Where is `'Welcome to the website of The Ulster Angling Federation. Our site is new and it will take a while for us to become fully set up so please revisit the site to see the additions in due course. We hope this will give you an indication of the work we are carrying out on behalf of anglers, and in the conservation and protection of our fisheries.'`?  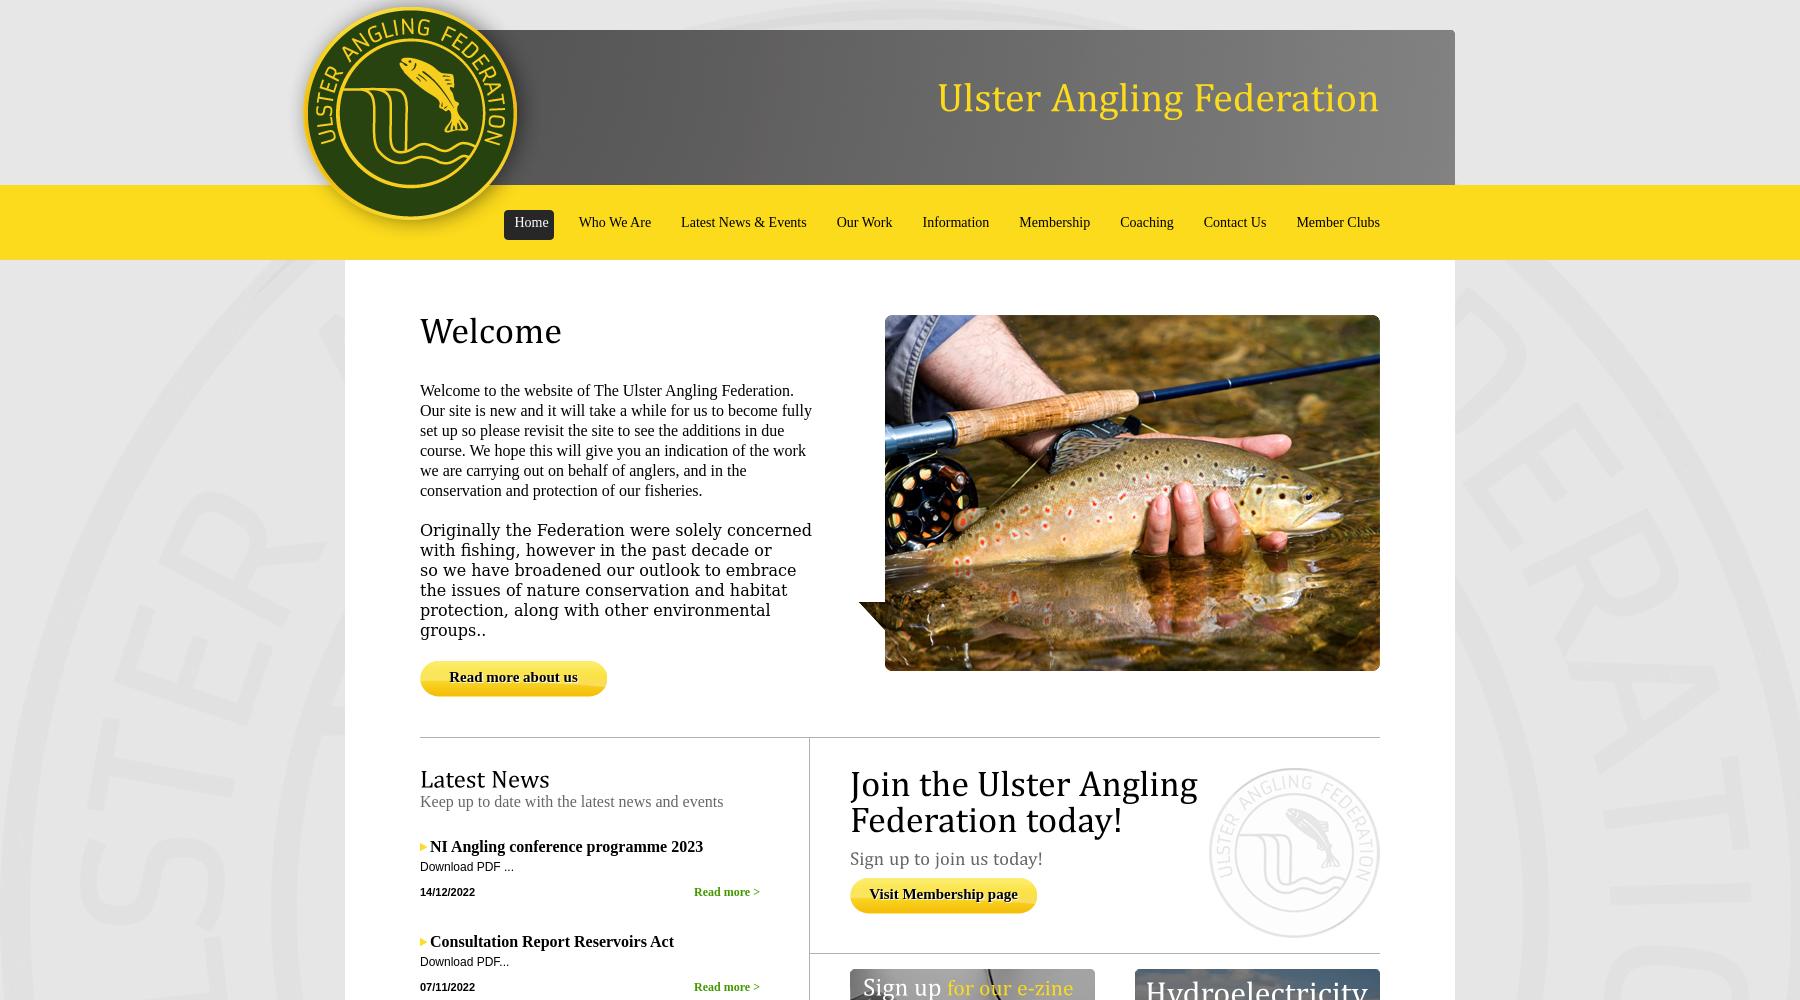 'Welcome to the website of The Ulster Angling Federation. Our site is new and it will take a while for us to become fully set up so please revisit the site to see the additions in due course. We hope this will give you an indication of the work we are carrying out on behalf of anglers, and in the conservation and protection of our fisheries.' is located at coordinates (615, 439).